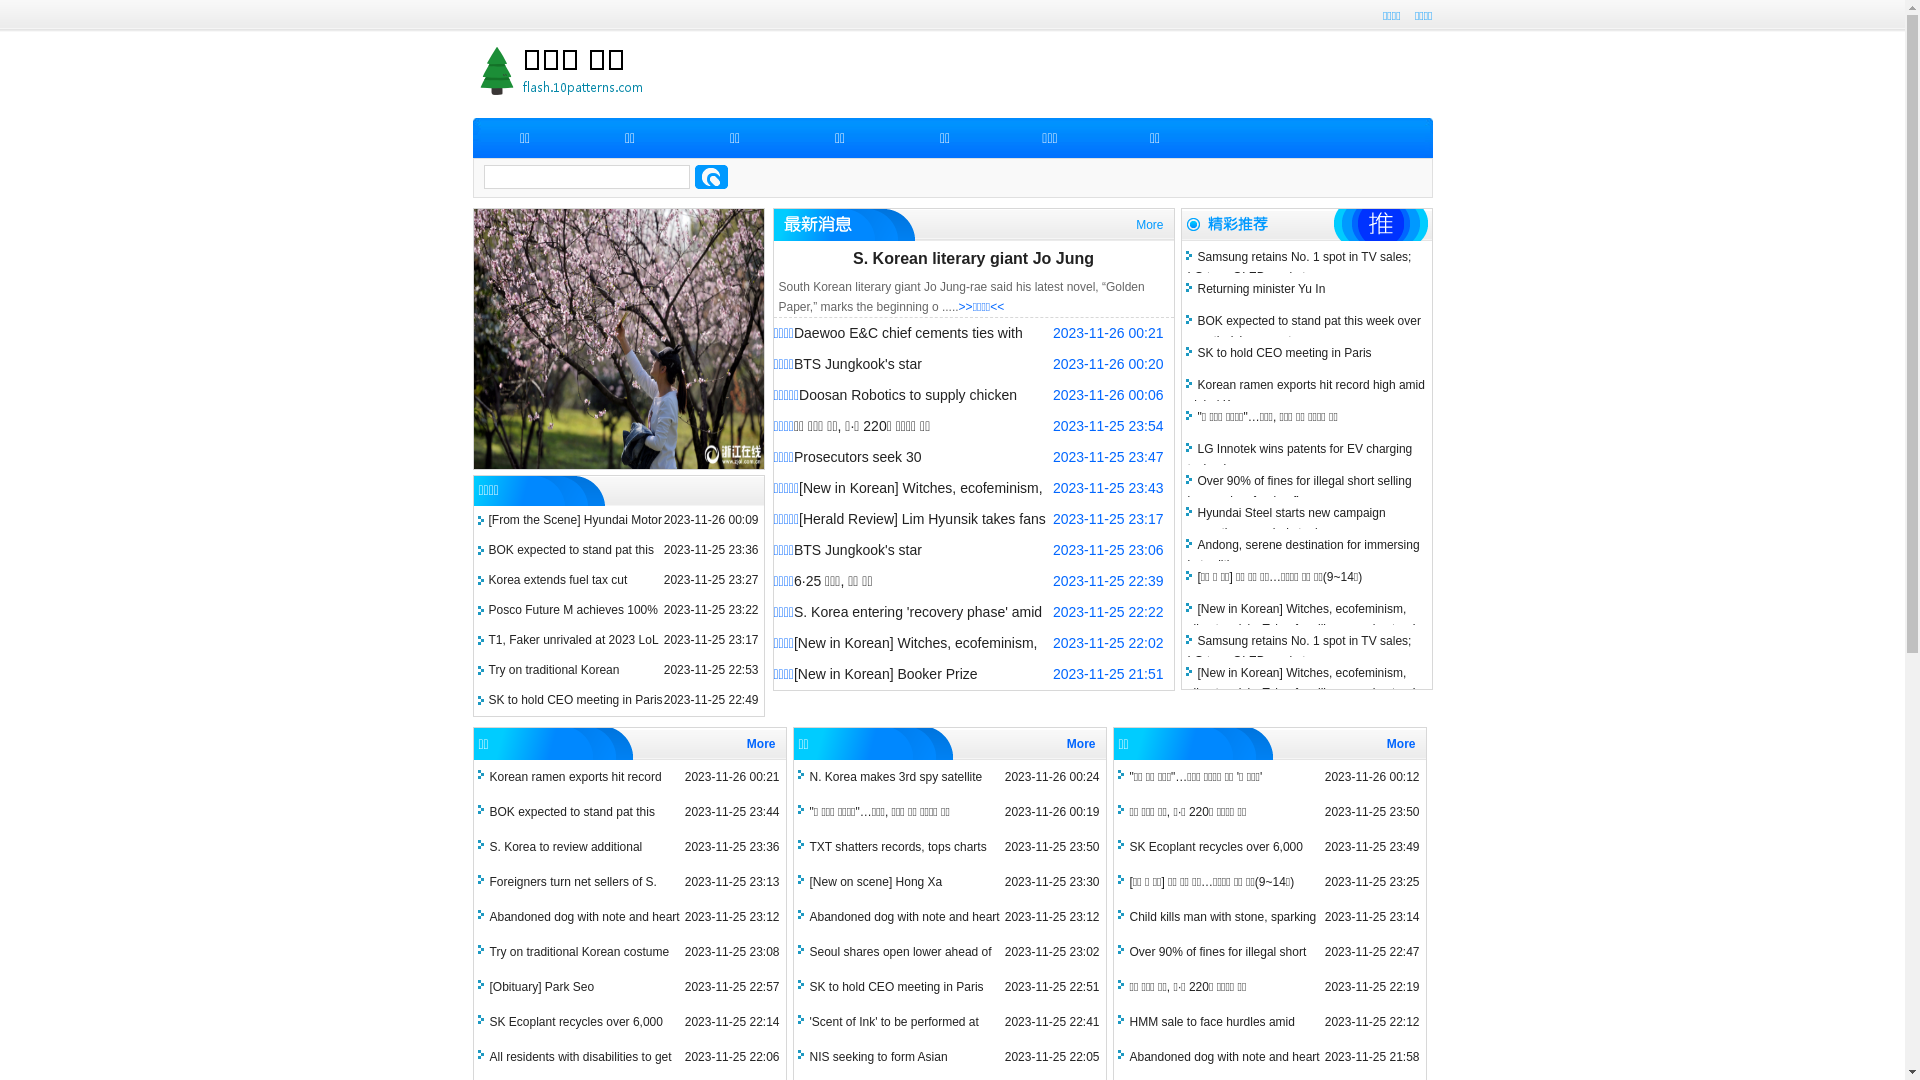 The image size is (1920, 1080). I want to click on 'Doosan Robotics to supply chicken', so click(906, 394).